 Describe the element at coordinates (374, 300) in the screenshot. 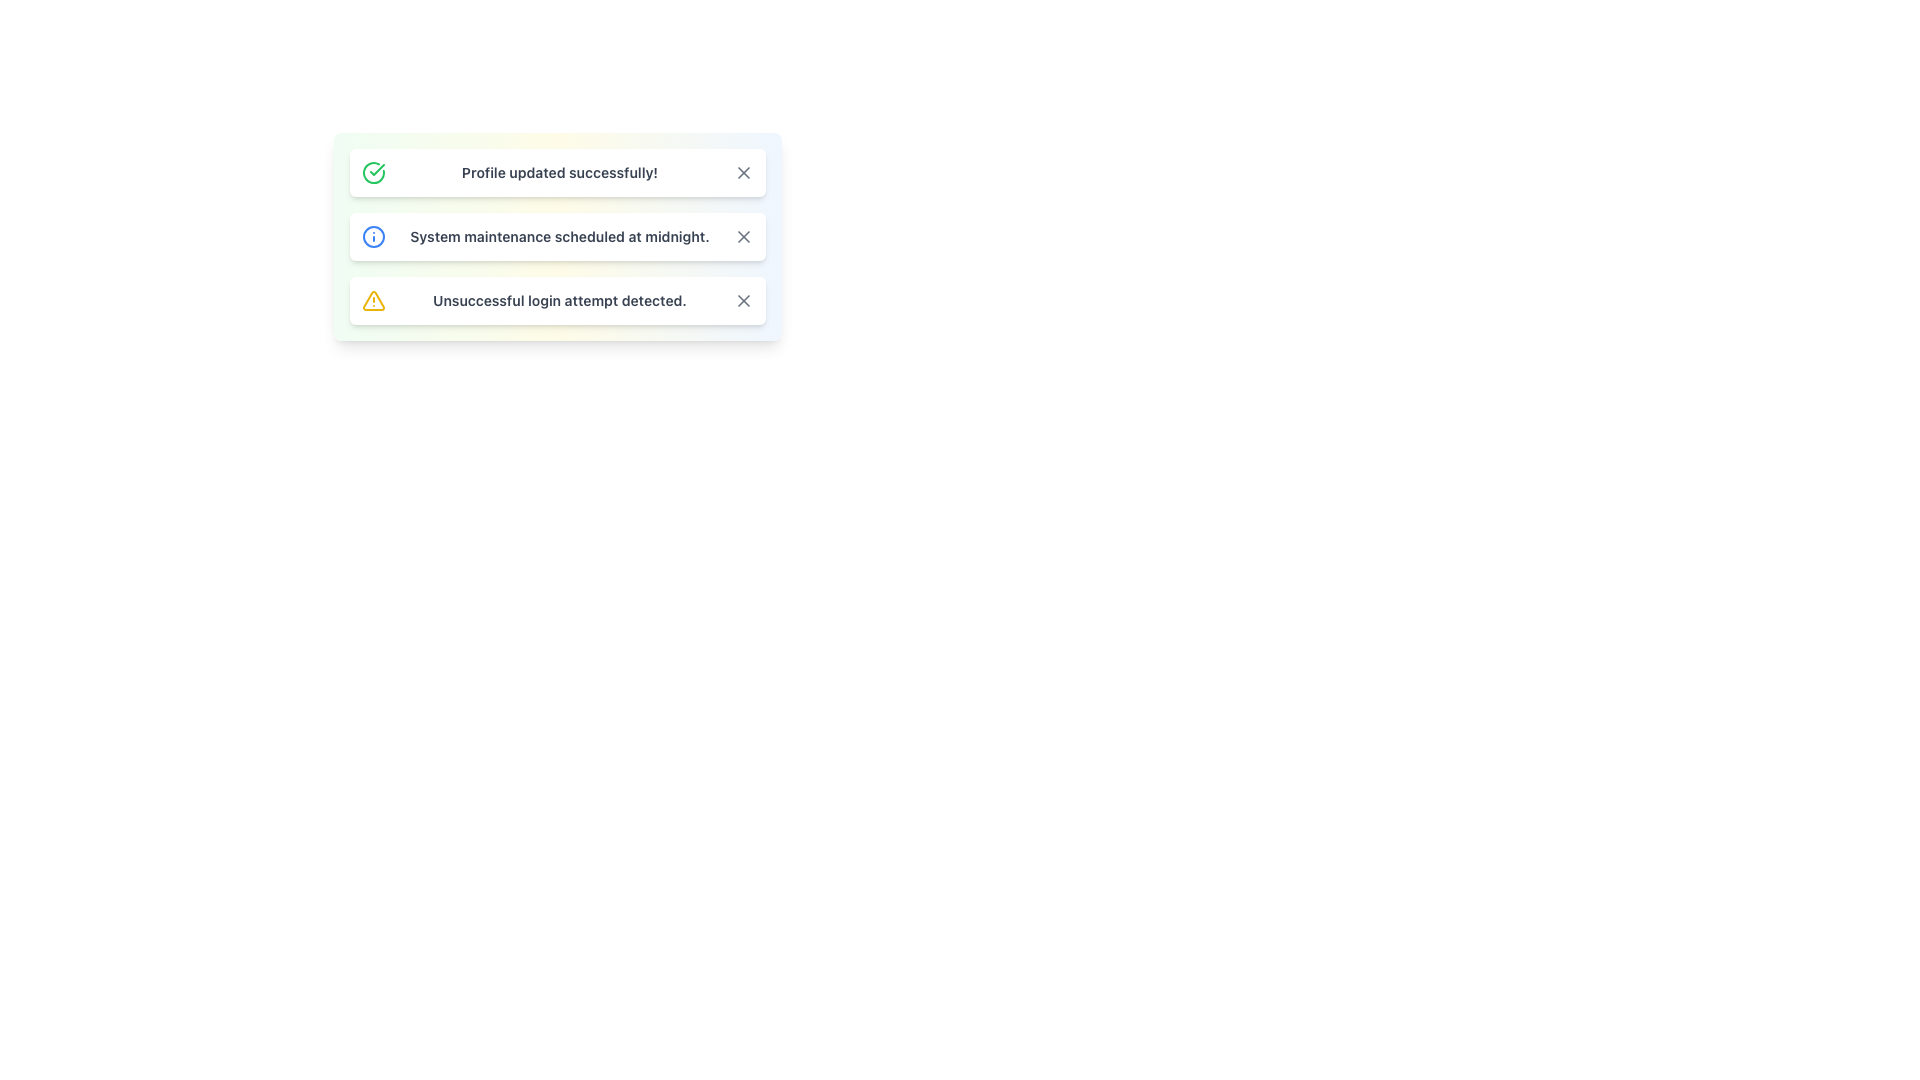

I see `the alert icon located on the left side of the 'Unsuccessful login attempt detected.' text in the third notification card` at that location.